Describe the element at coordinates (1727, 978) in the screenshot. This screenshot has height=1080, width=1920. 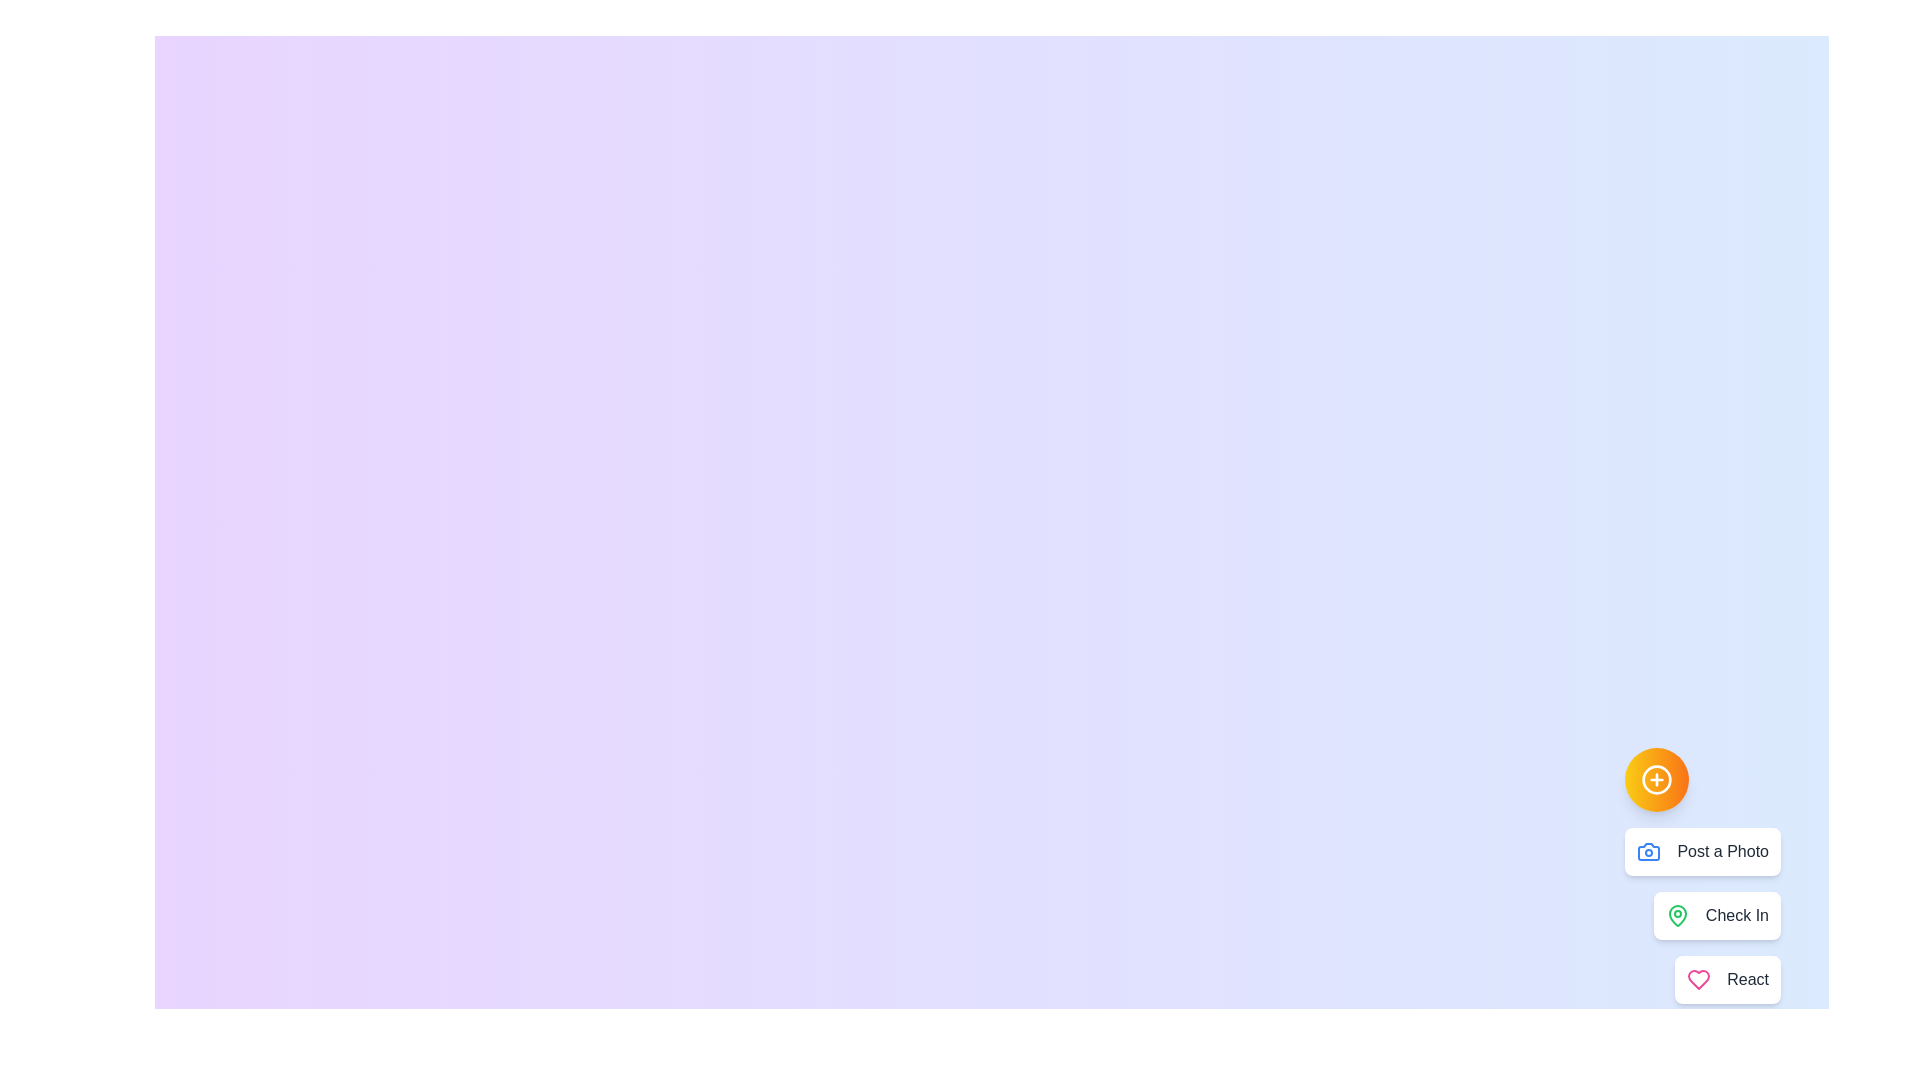
I see `the menu option React` at that location.